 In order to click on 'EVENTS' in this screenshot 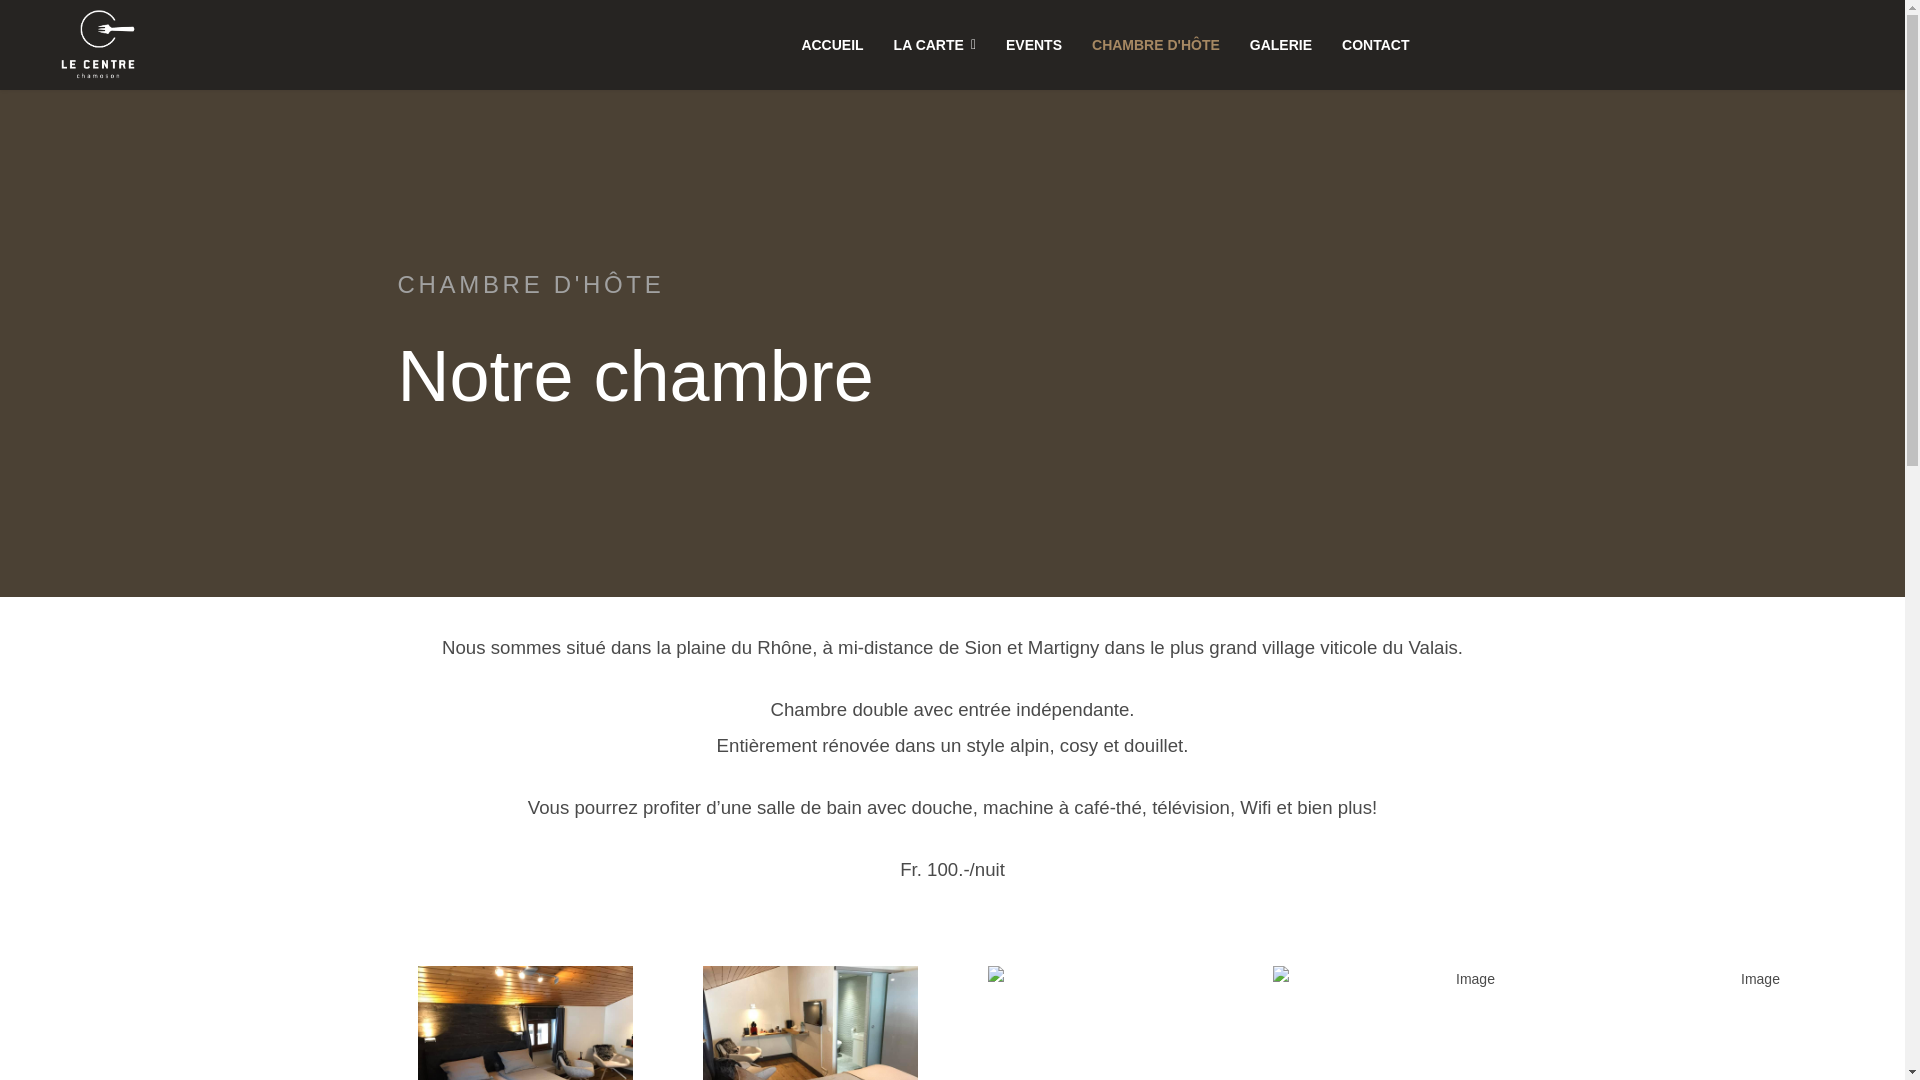, I will do `click(1033, 45)`.